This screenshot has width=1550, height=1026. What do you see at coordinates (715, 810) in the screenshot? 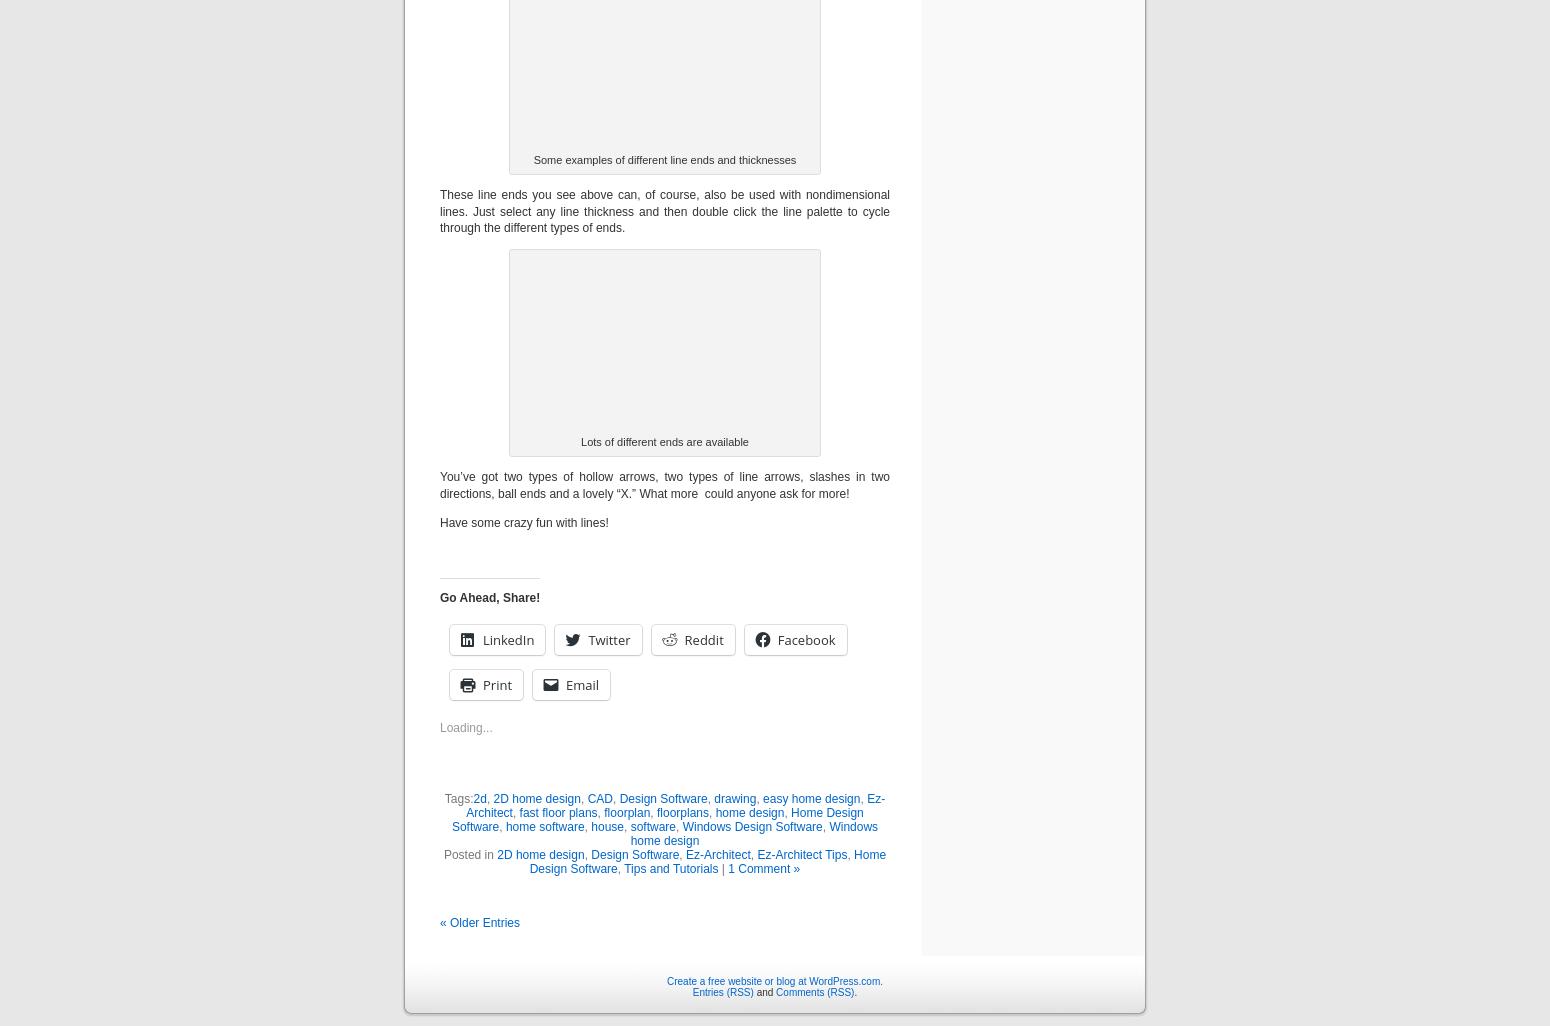
I see `'home design'` at bounding box center [715, 810].